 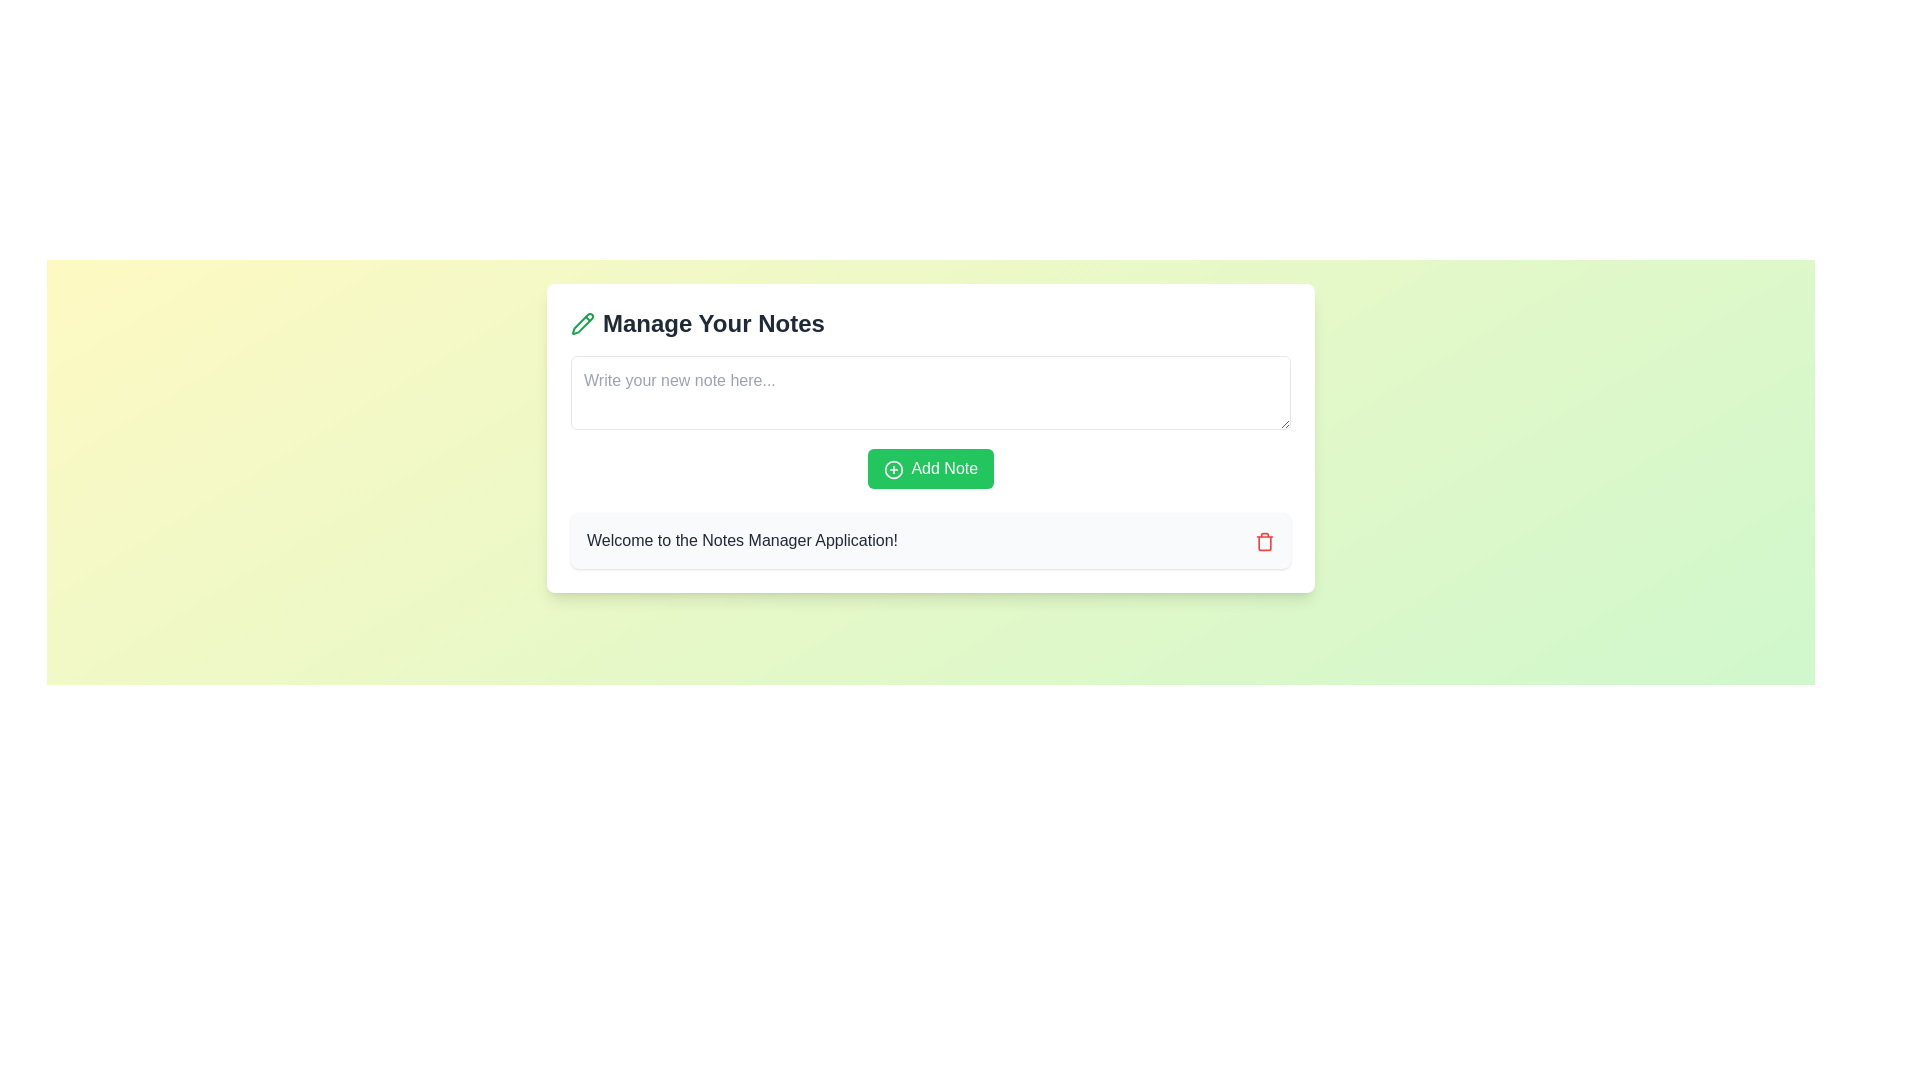 I want to click on introductory text label located at the lower part of the white card section, horizontally centered and to the left of the red trash can icon, so click(x=741, y=540).